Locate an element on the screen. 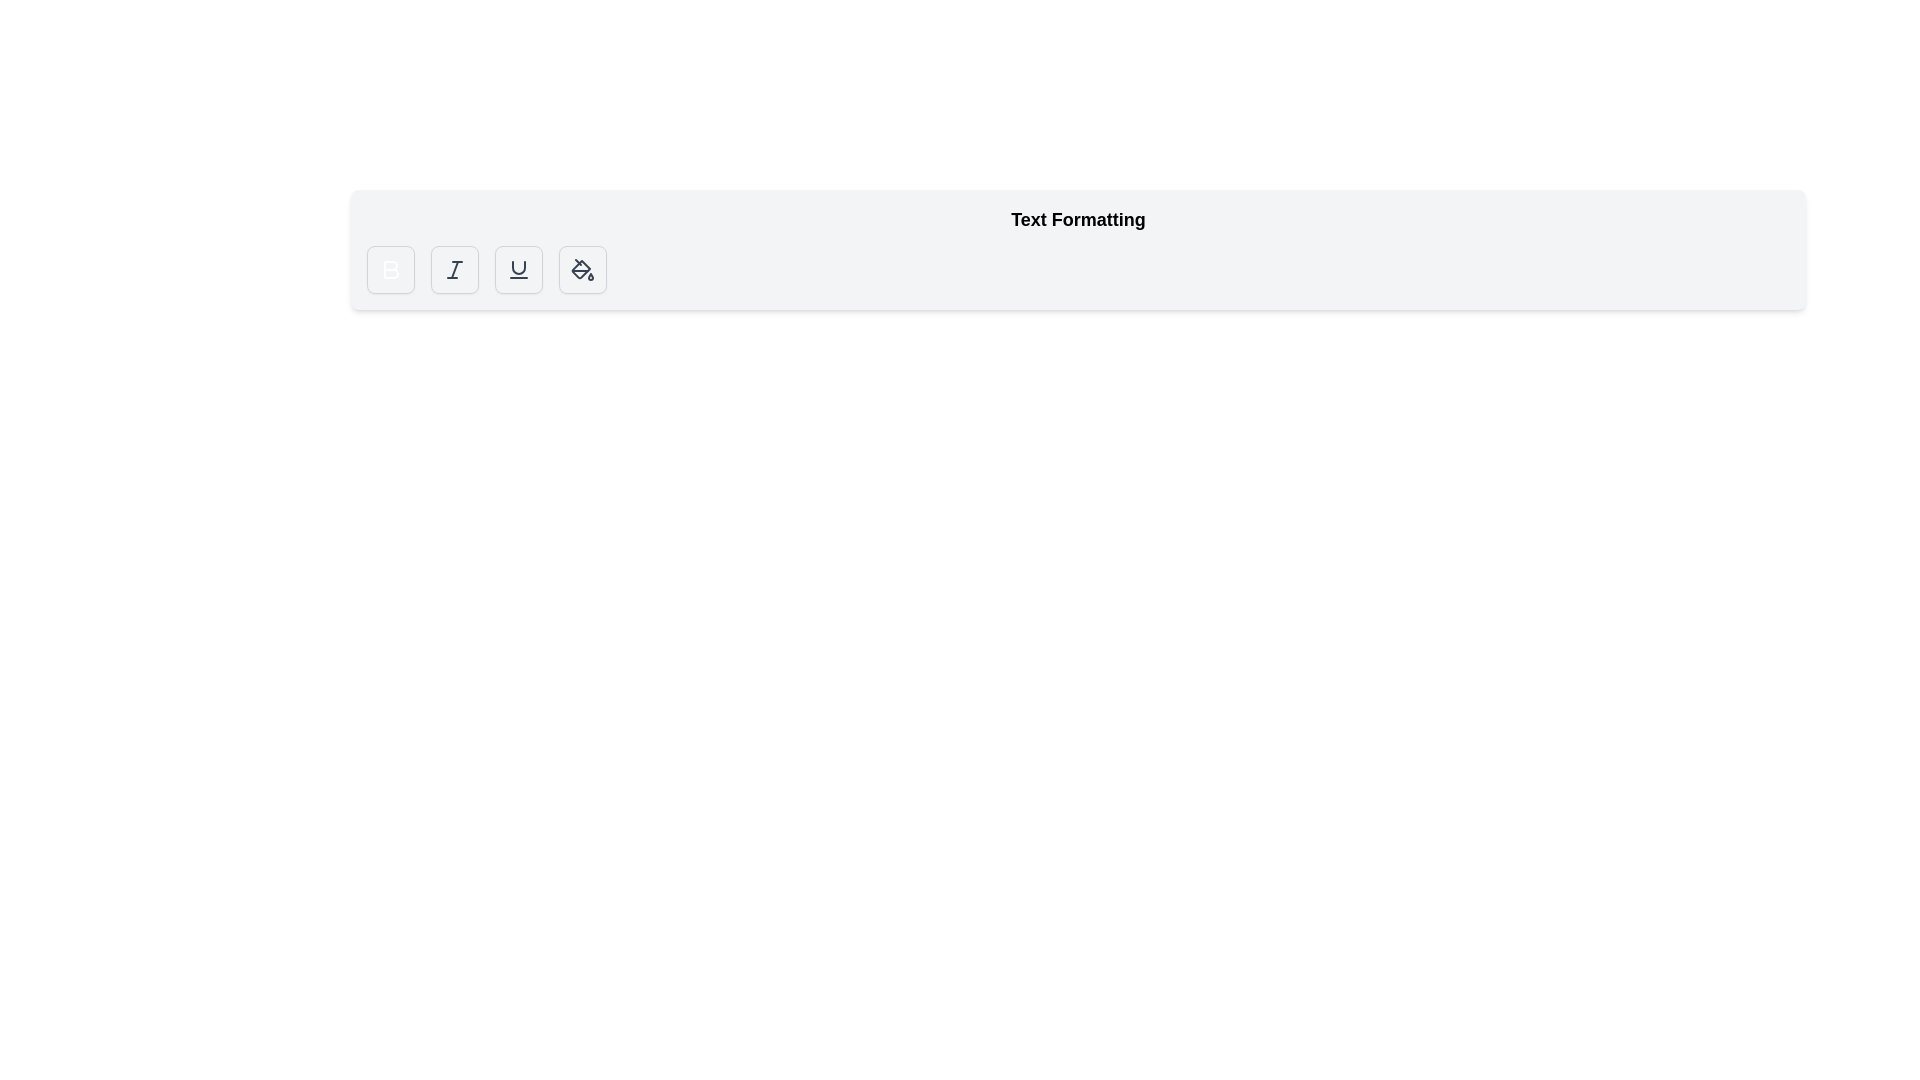  the button with an underlined U icon, which is the third button from the left in the horizontal toolbar above the text area, to apply underline is located at coordinates (518, 270).